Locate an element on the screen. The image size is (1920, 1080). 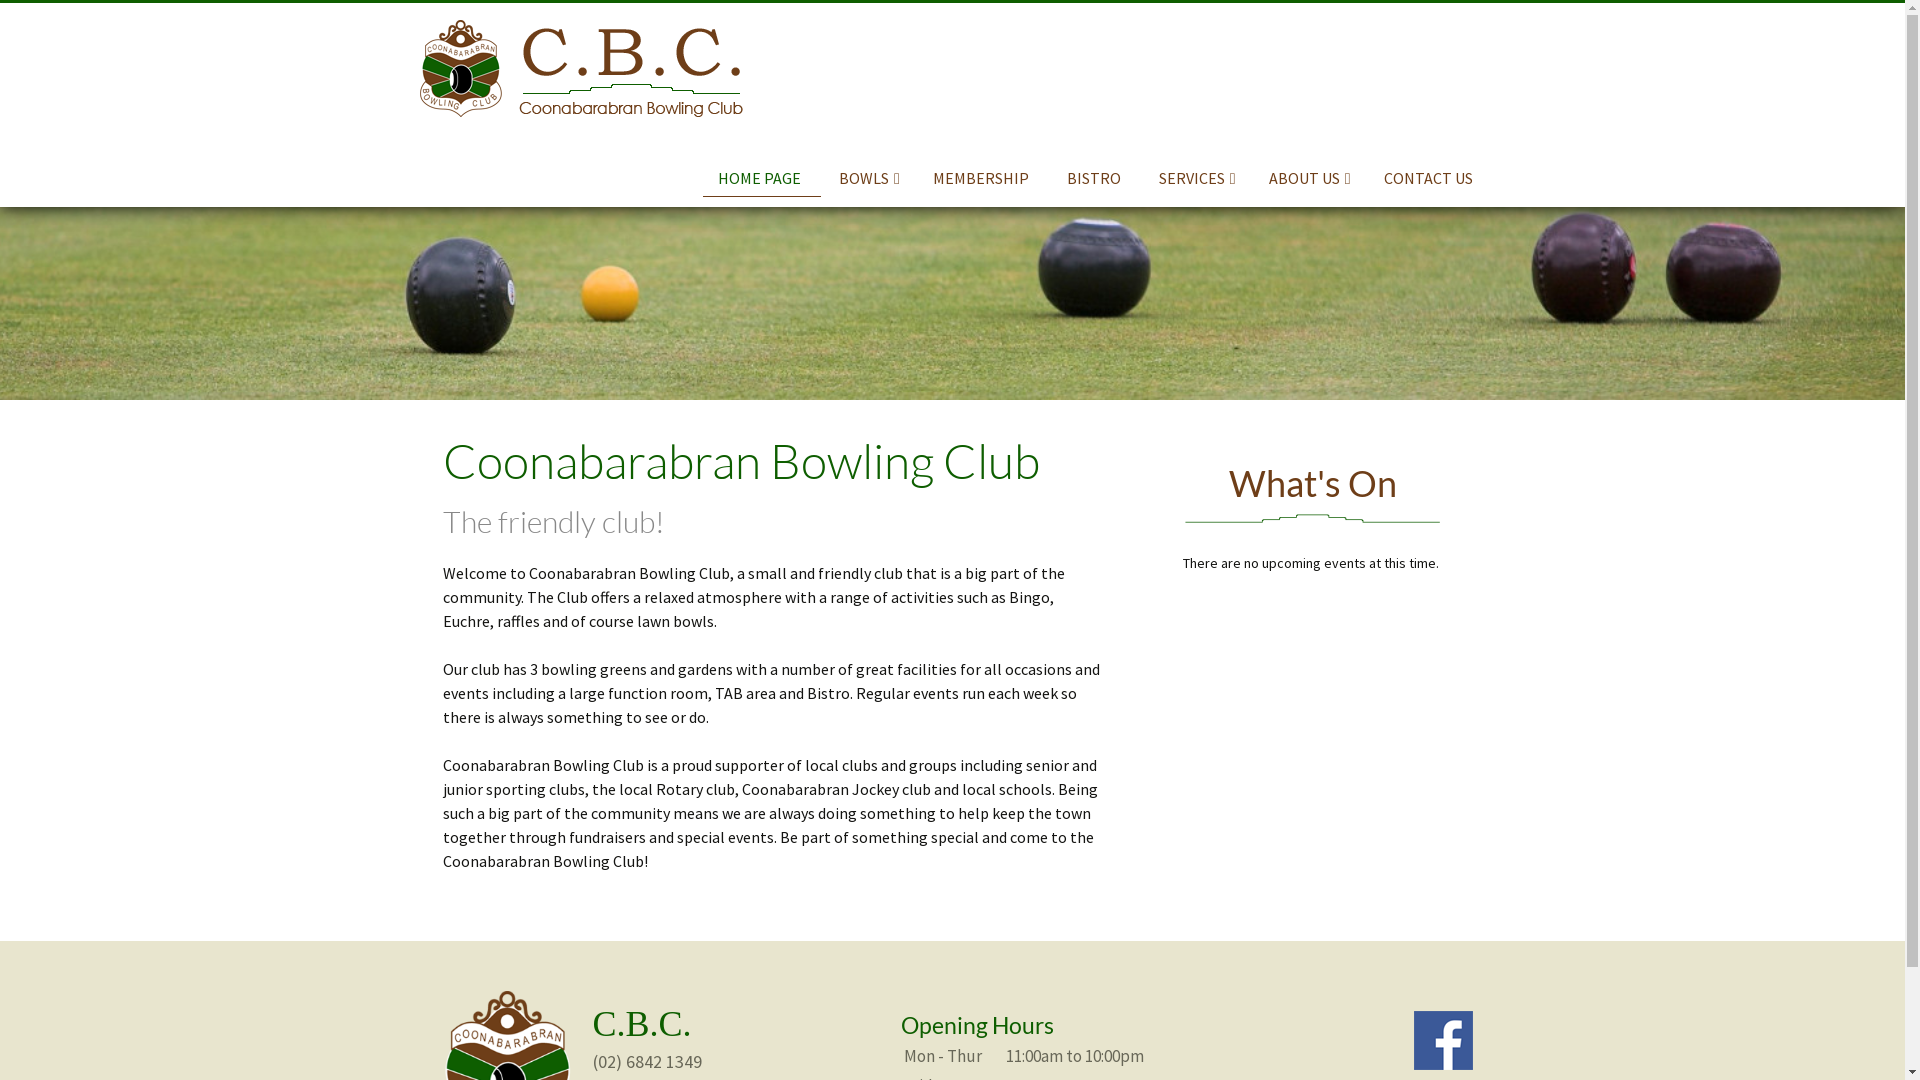
'HOME PAGE' is located at coordinates (761, 177).